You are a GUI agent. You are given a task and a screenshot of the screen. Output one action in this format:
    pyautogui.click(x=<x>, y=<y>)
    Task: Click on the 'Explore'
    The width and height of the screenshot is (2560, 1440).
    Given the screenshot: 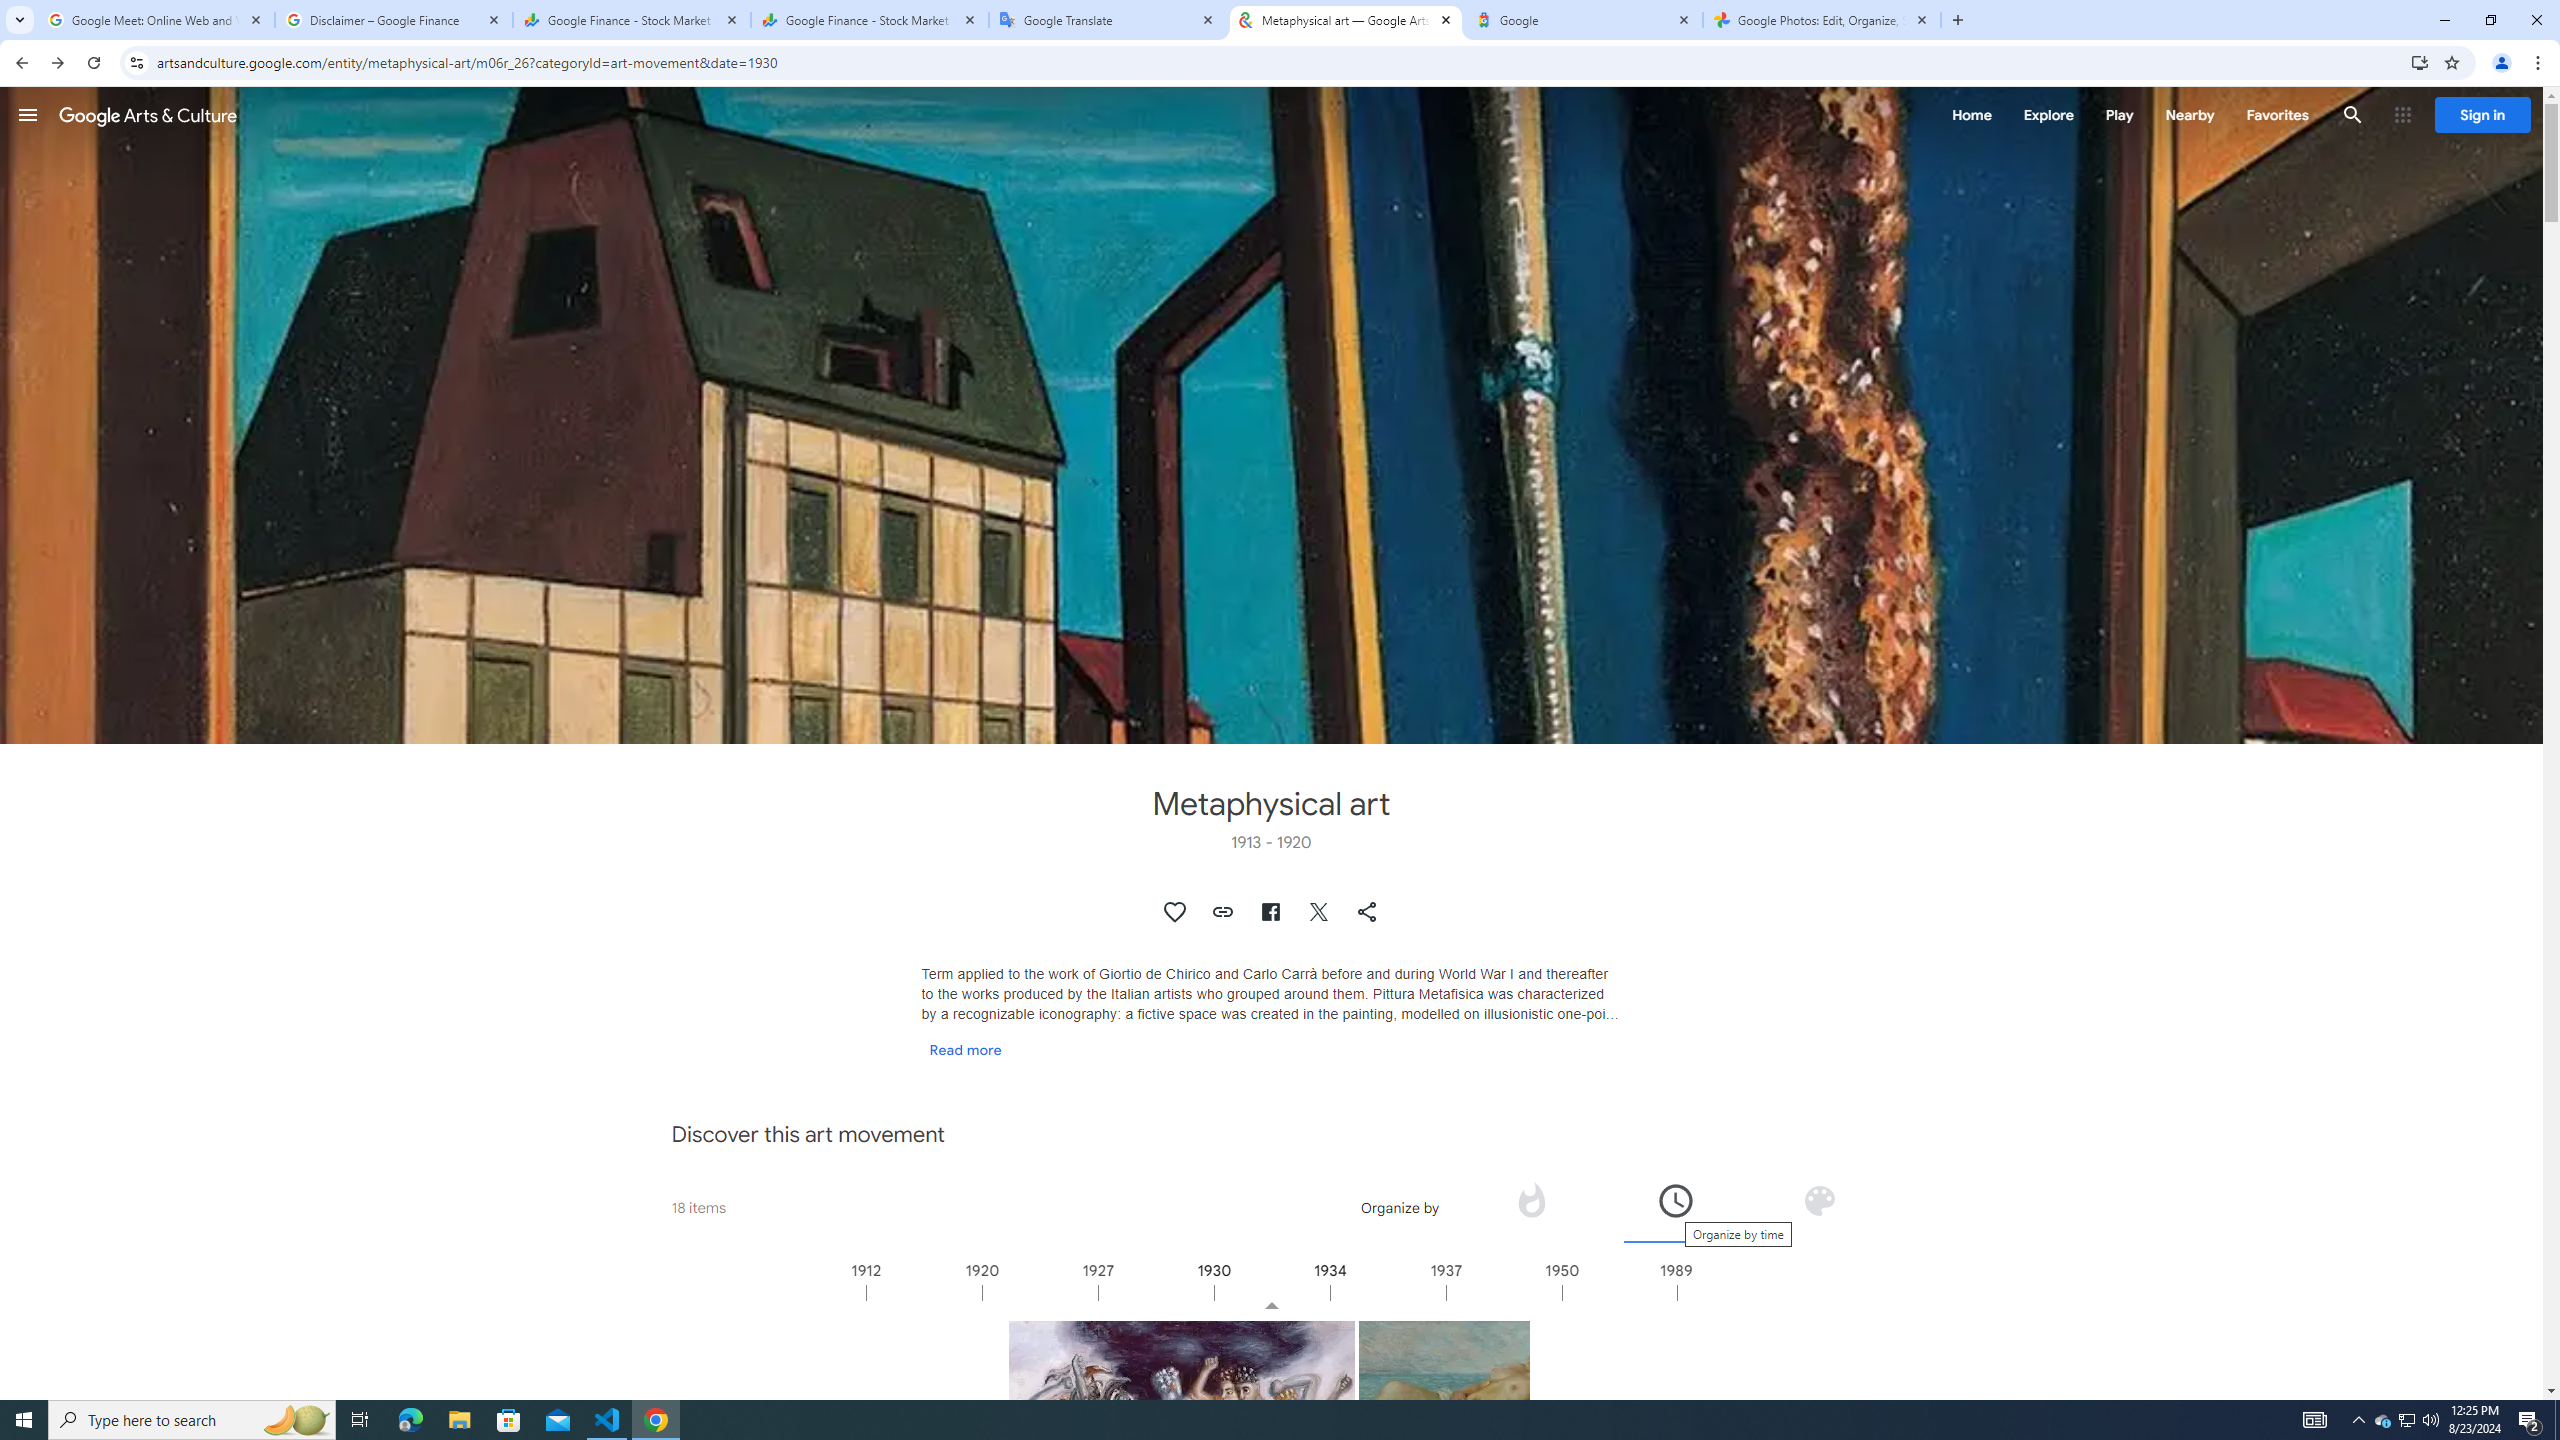 What is the action you would take?
    pyautogui.click(x=2047, y=114)
    